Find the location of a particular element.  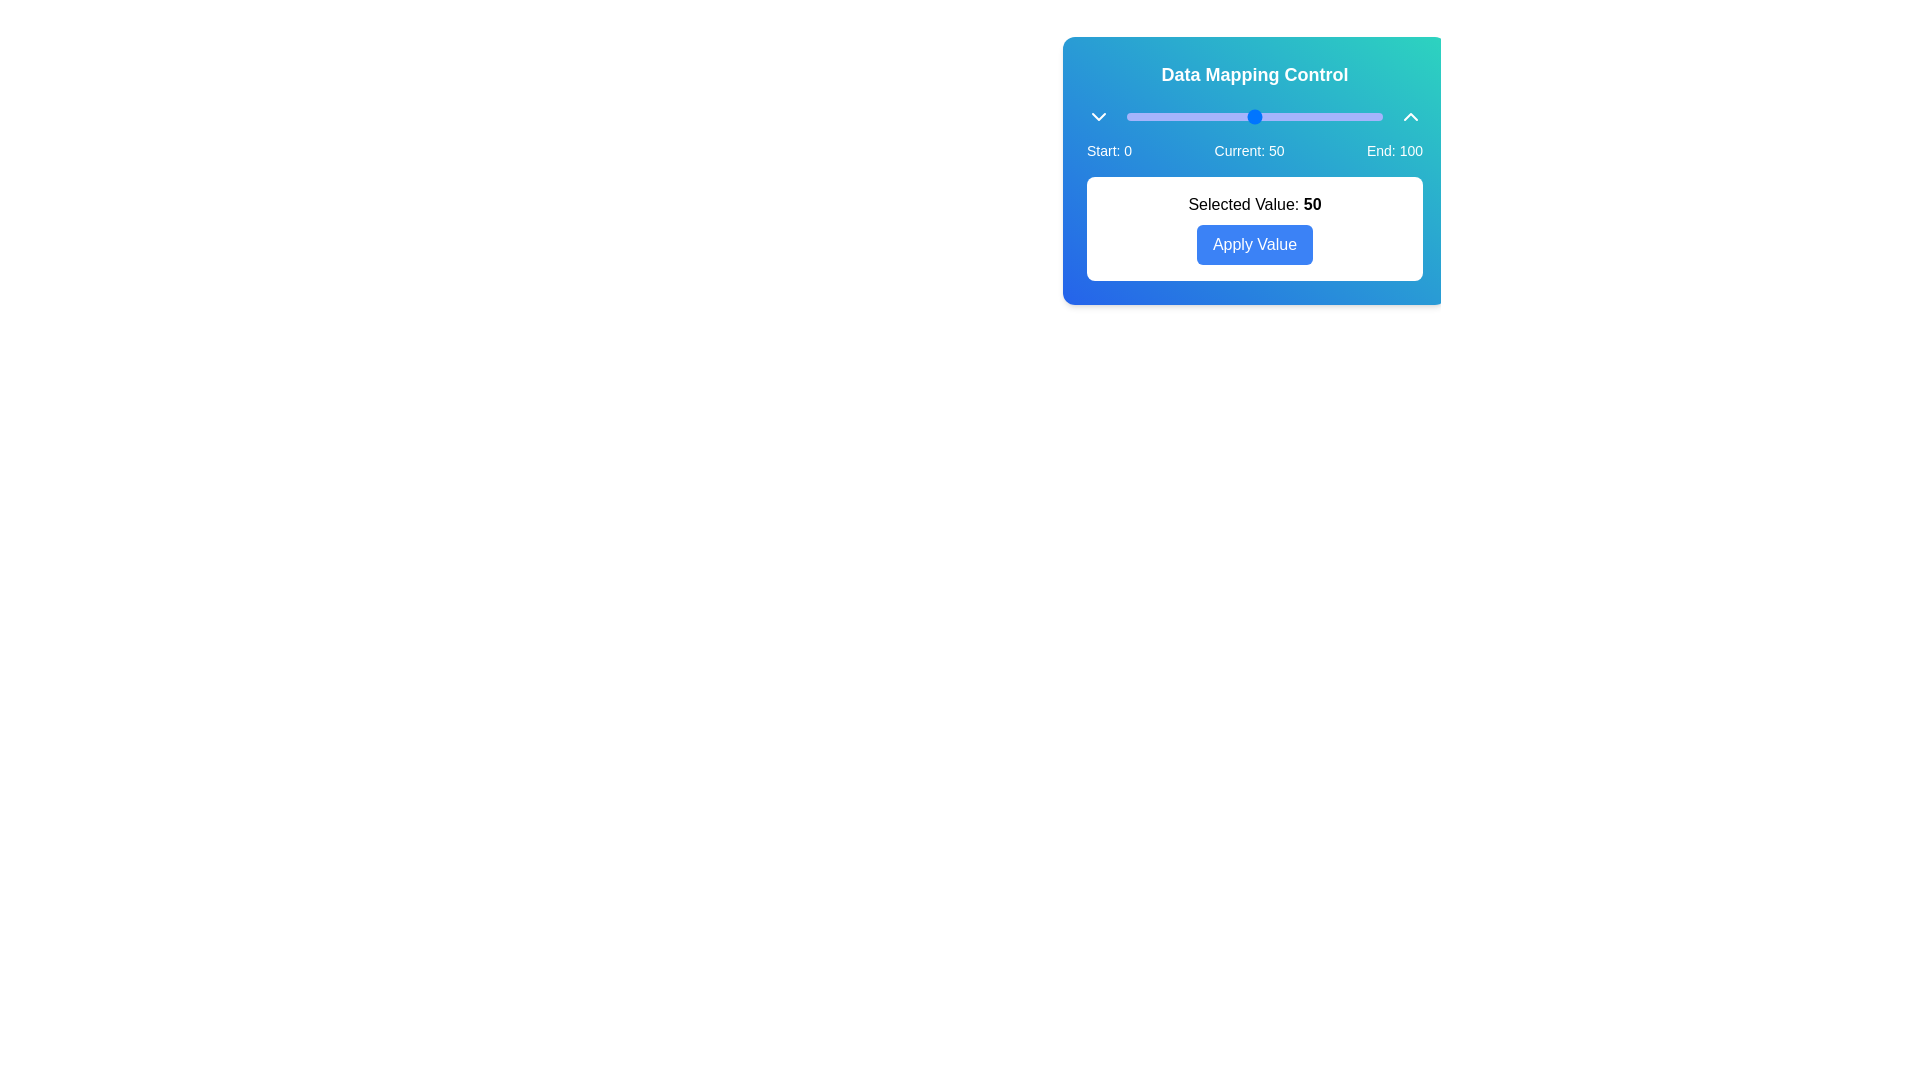

the slider is located at coordinates (1303, 116).